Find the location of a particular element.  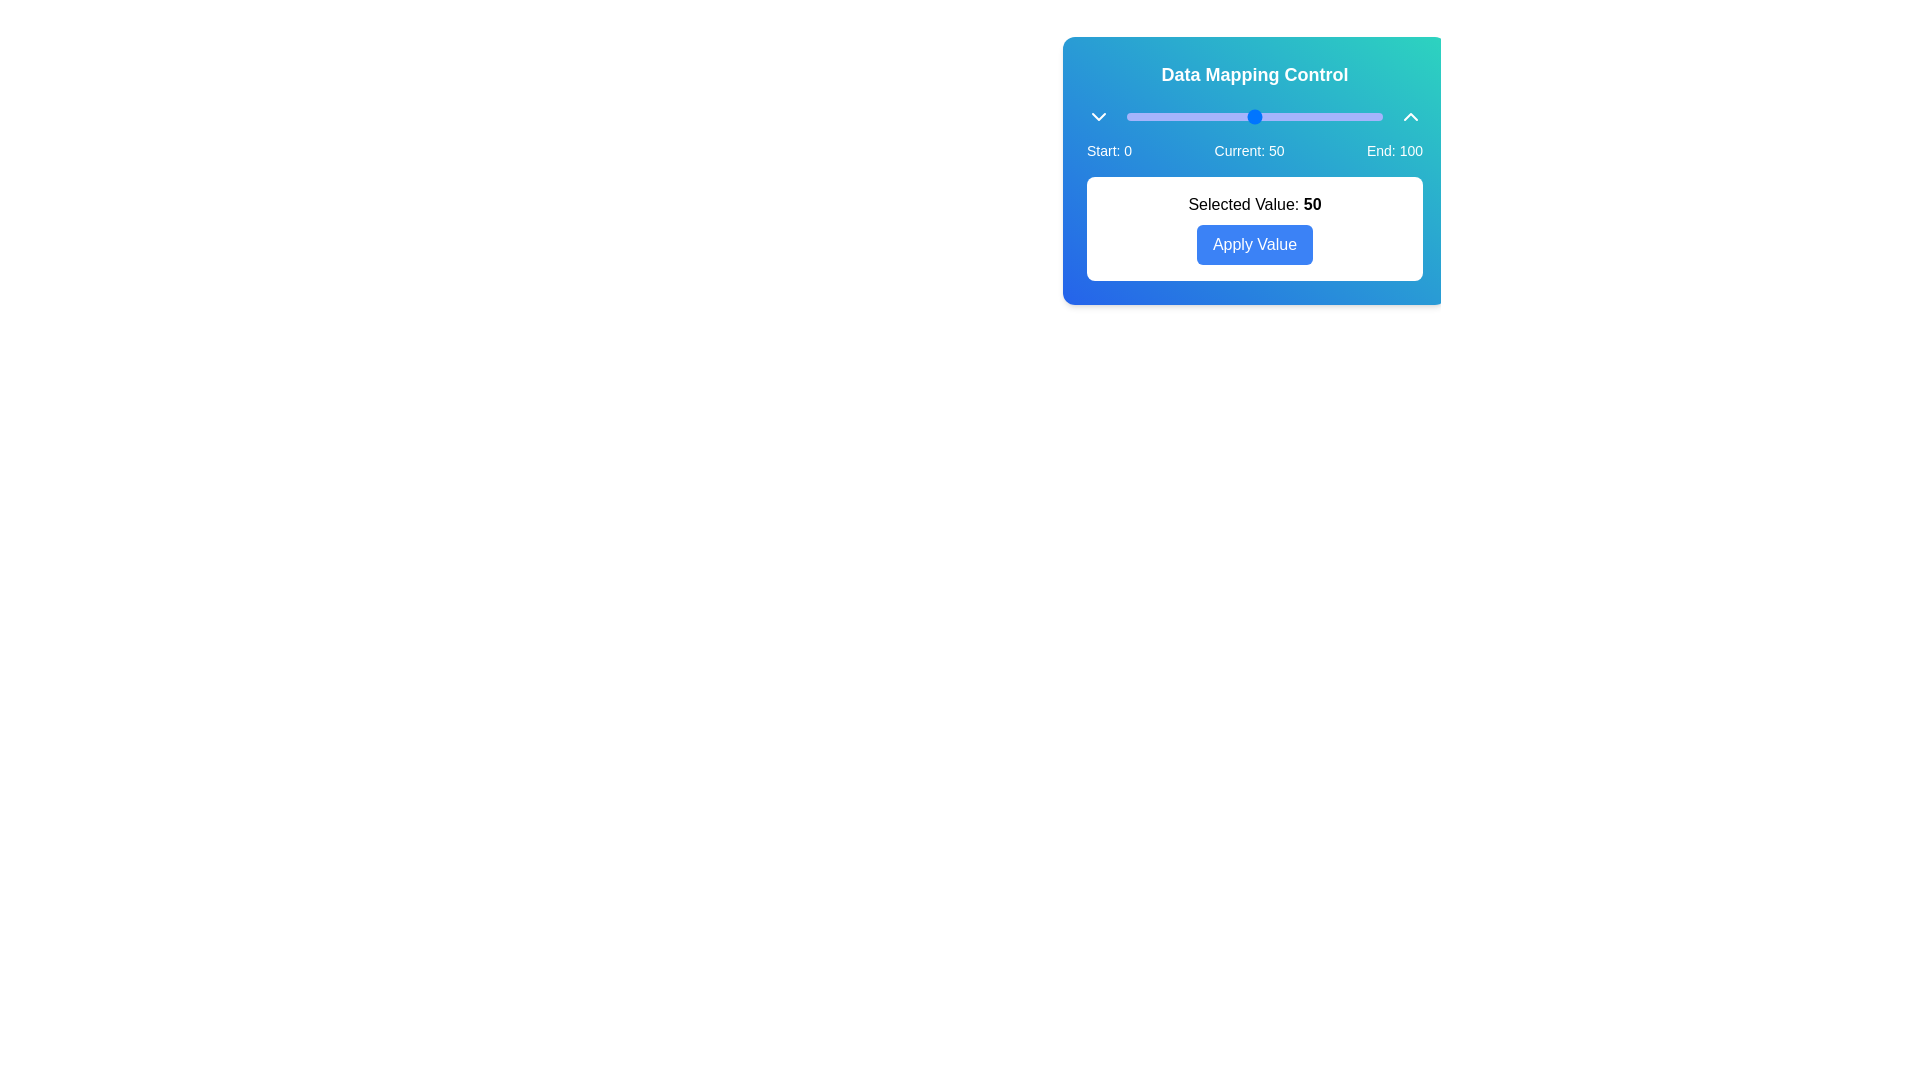

the slider is located at coordinates (1303, 116).